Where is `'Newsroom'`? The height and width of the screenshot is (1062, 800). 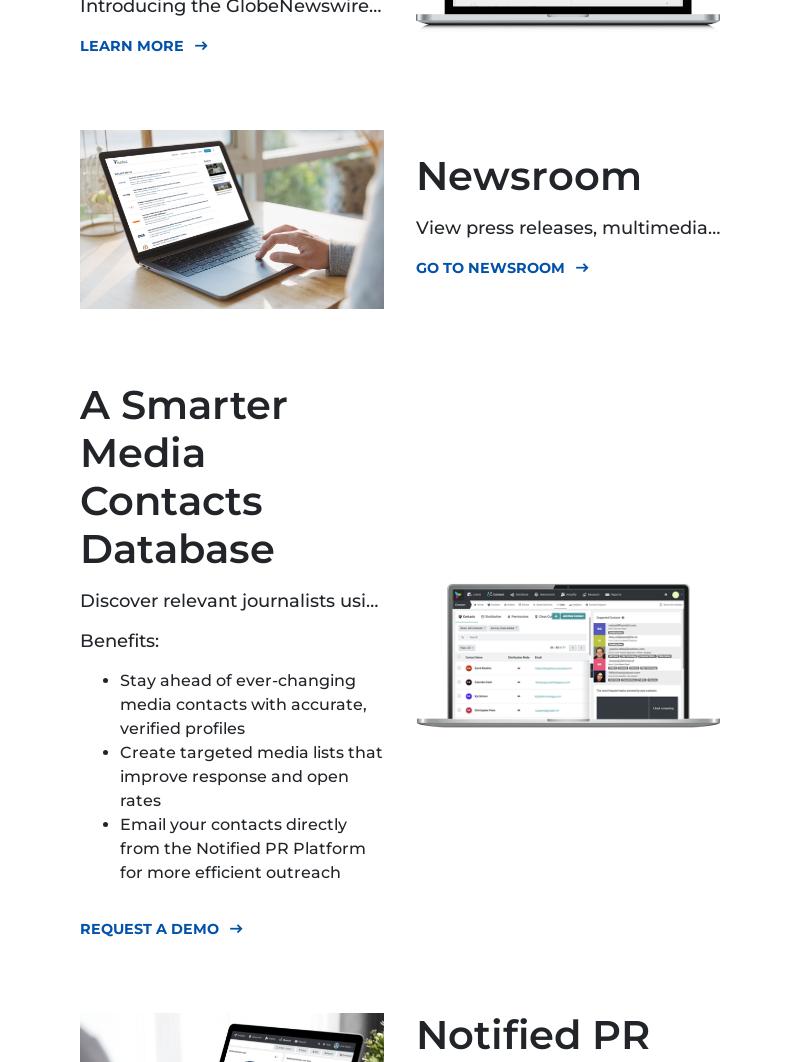 'Newsroom' is located at coordinates (528, 174).